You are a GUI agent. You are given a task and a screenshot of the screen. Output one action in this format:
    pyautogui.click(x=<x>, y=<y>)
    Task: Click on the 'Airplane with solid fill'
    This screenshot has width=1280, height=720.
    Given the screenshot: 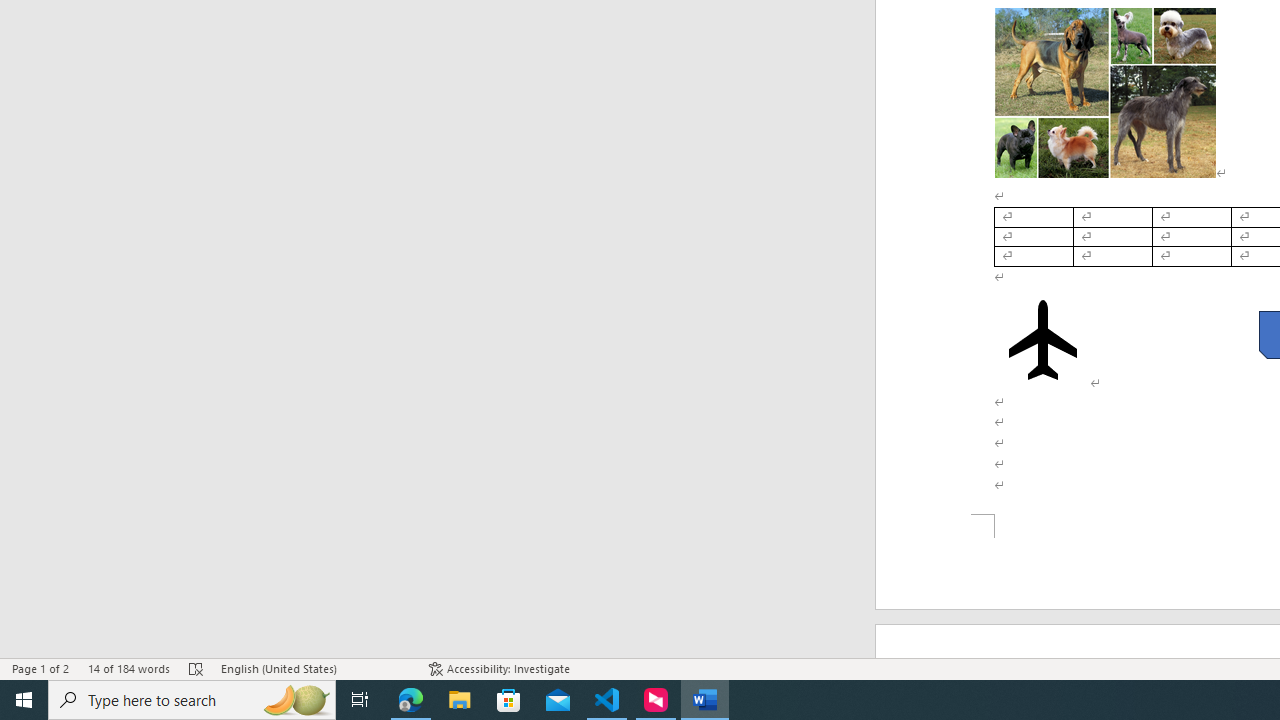 What is the action you would take?
    pyautogui.click(x=1041, y=339)
    